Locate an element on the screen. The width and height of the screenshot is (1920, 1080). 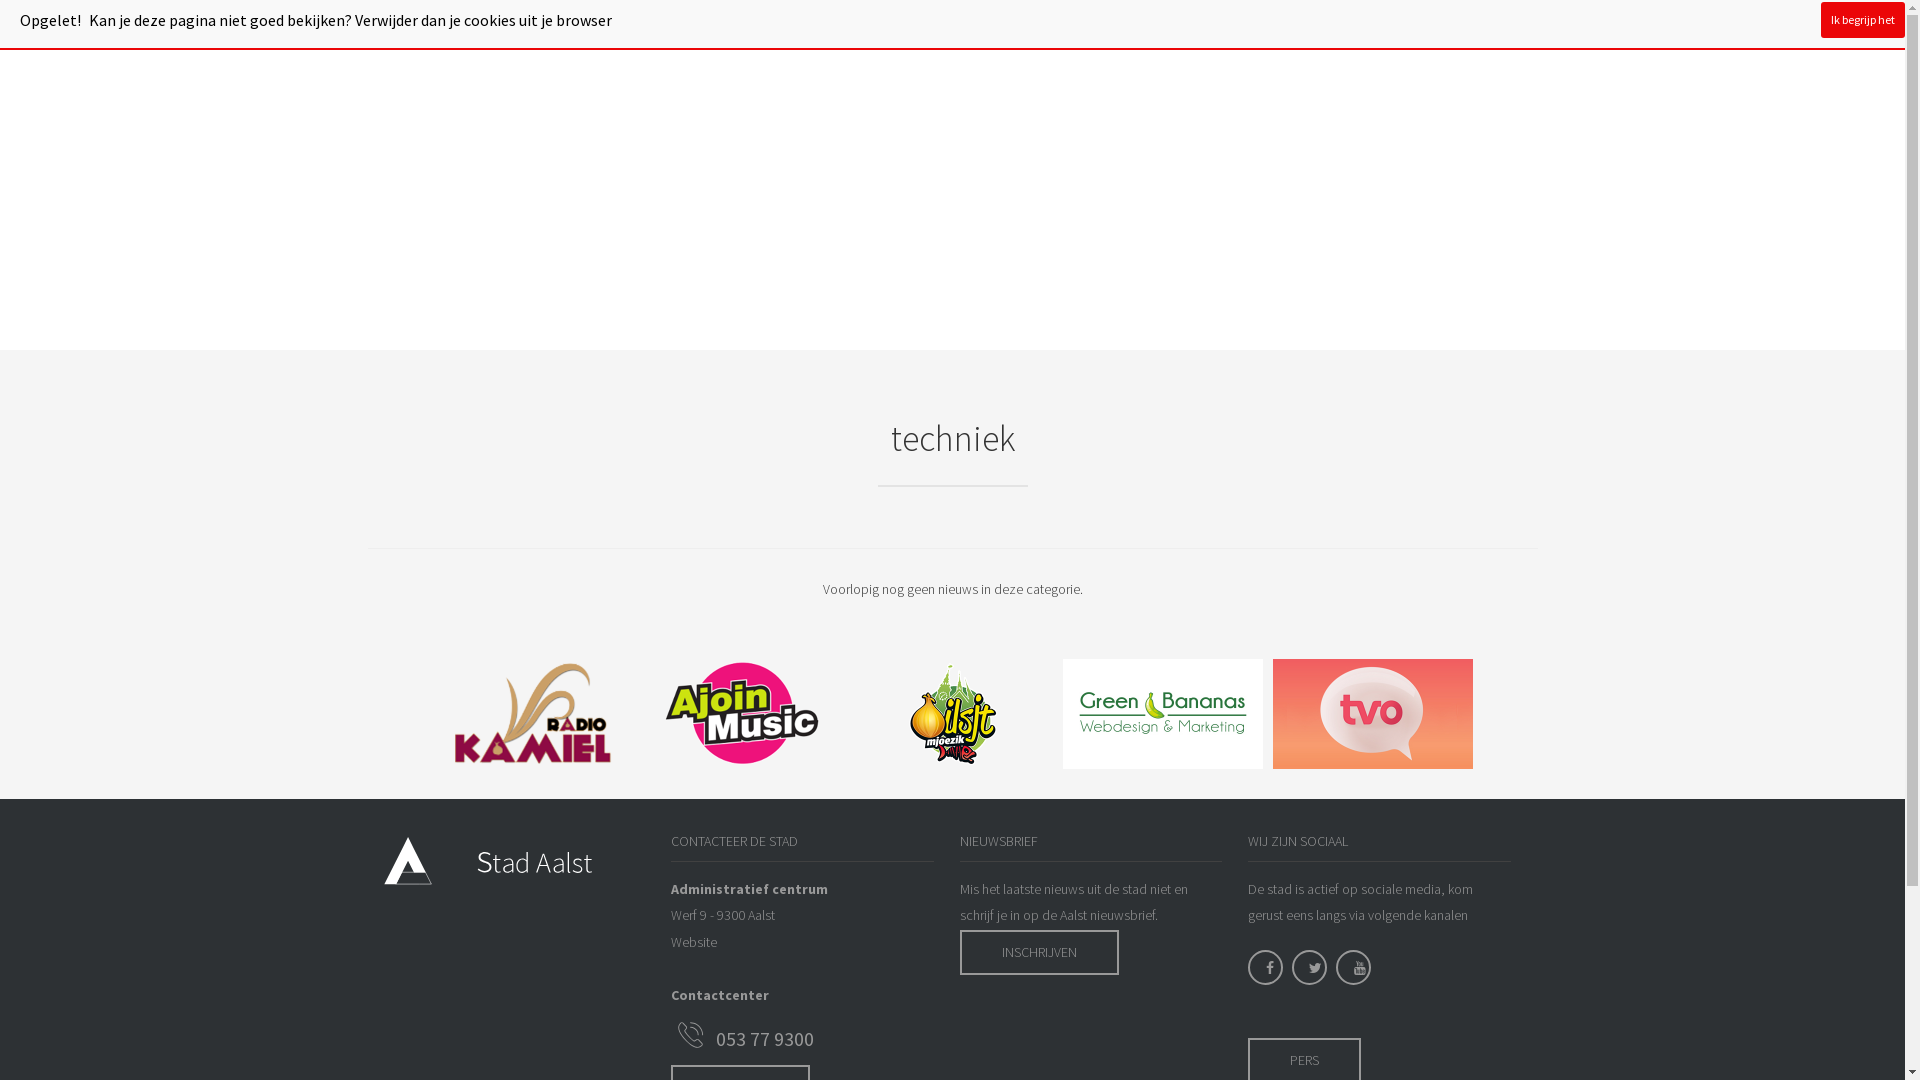
'PROGRAMMA' is located at coordinates (608, 25).